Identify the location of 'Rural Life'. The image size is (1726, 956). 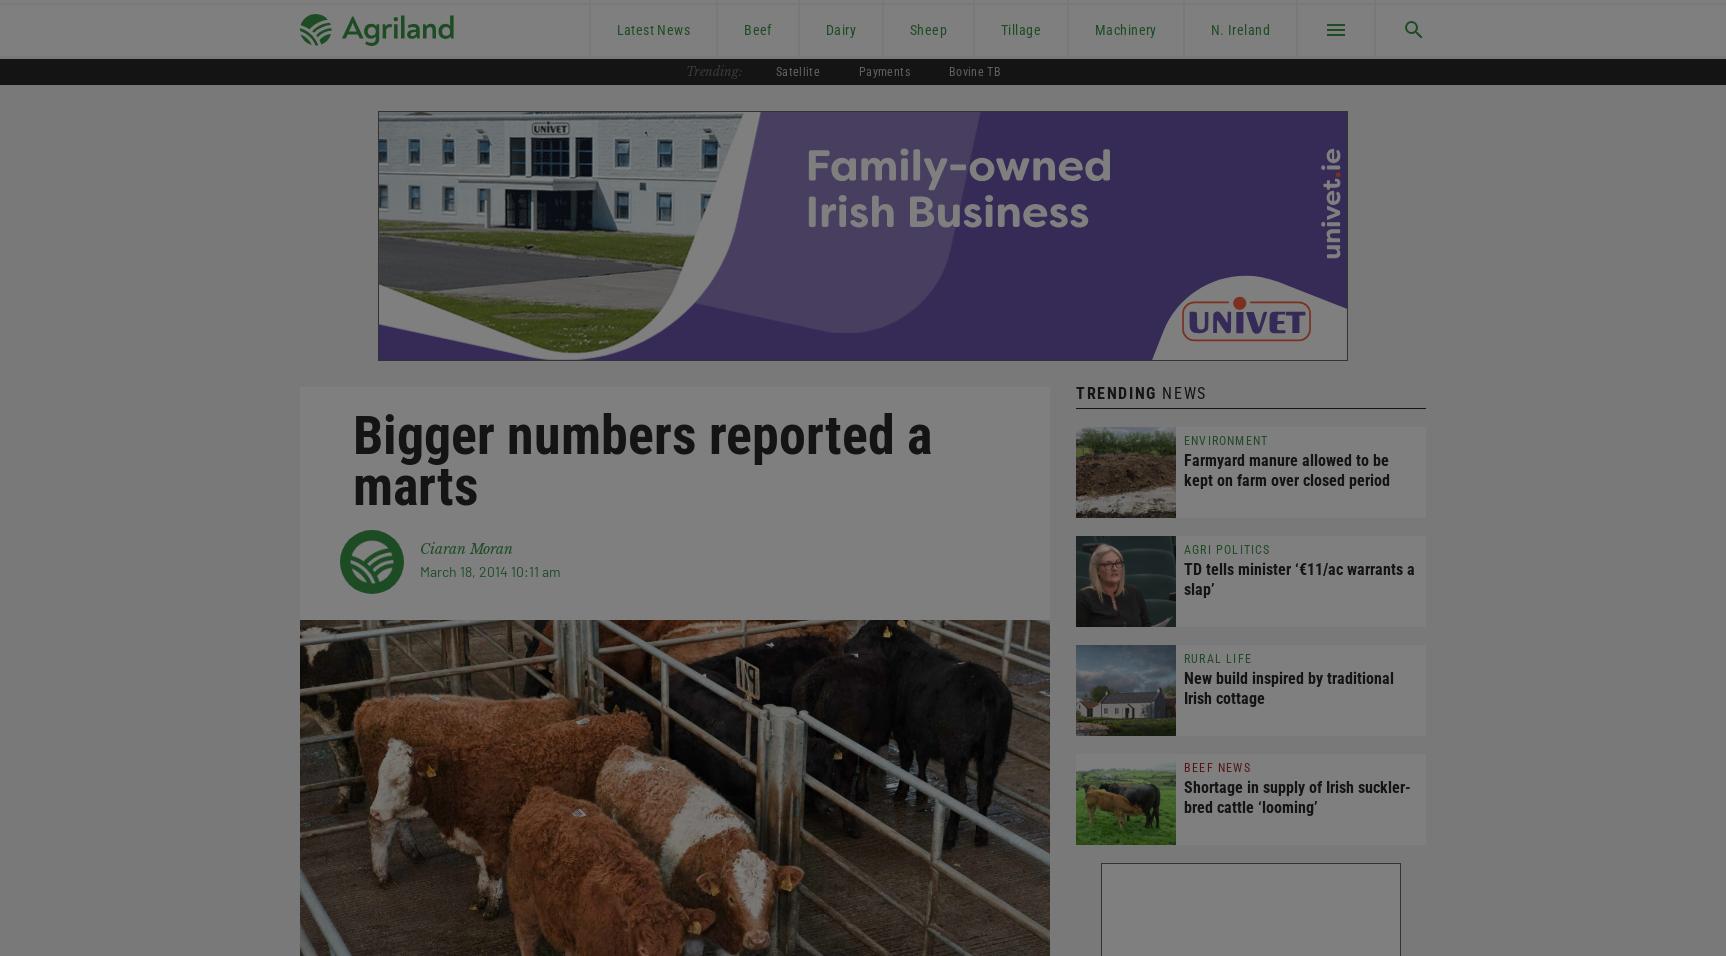
(1183, 658).